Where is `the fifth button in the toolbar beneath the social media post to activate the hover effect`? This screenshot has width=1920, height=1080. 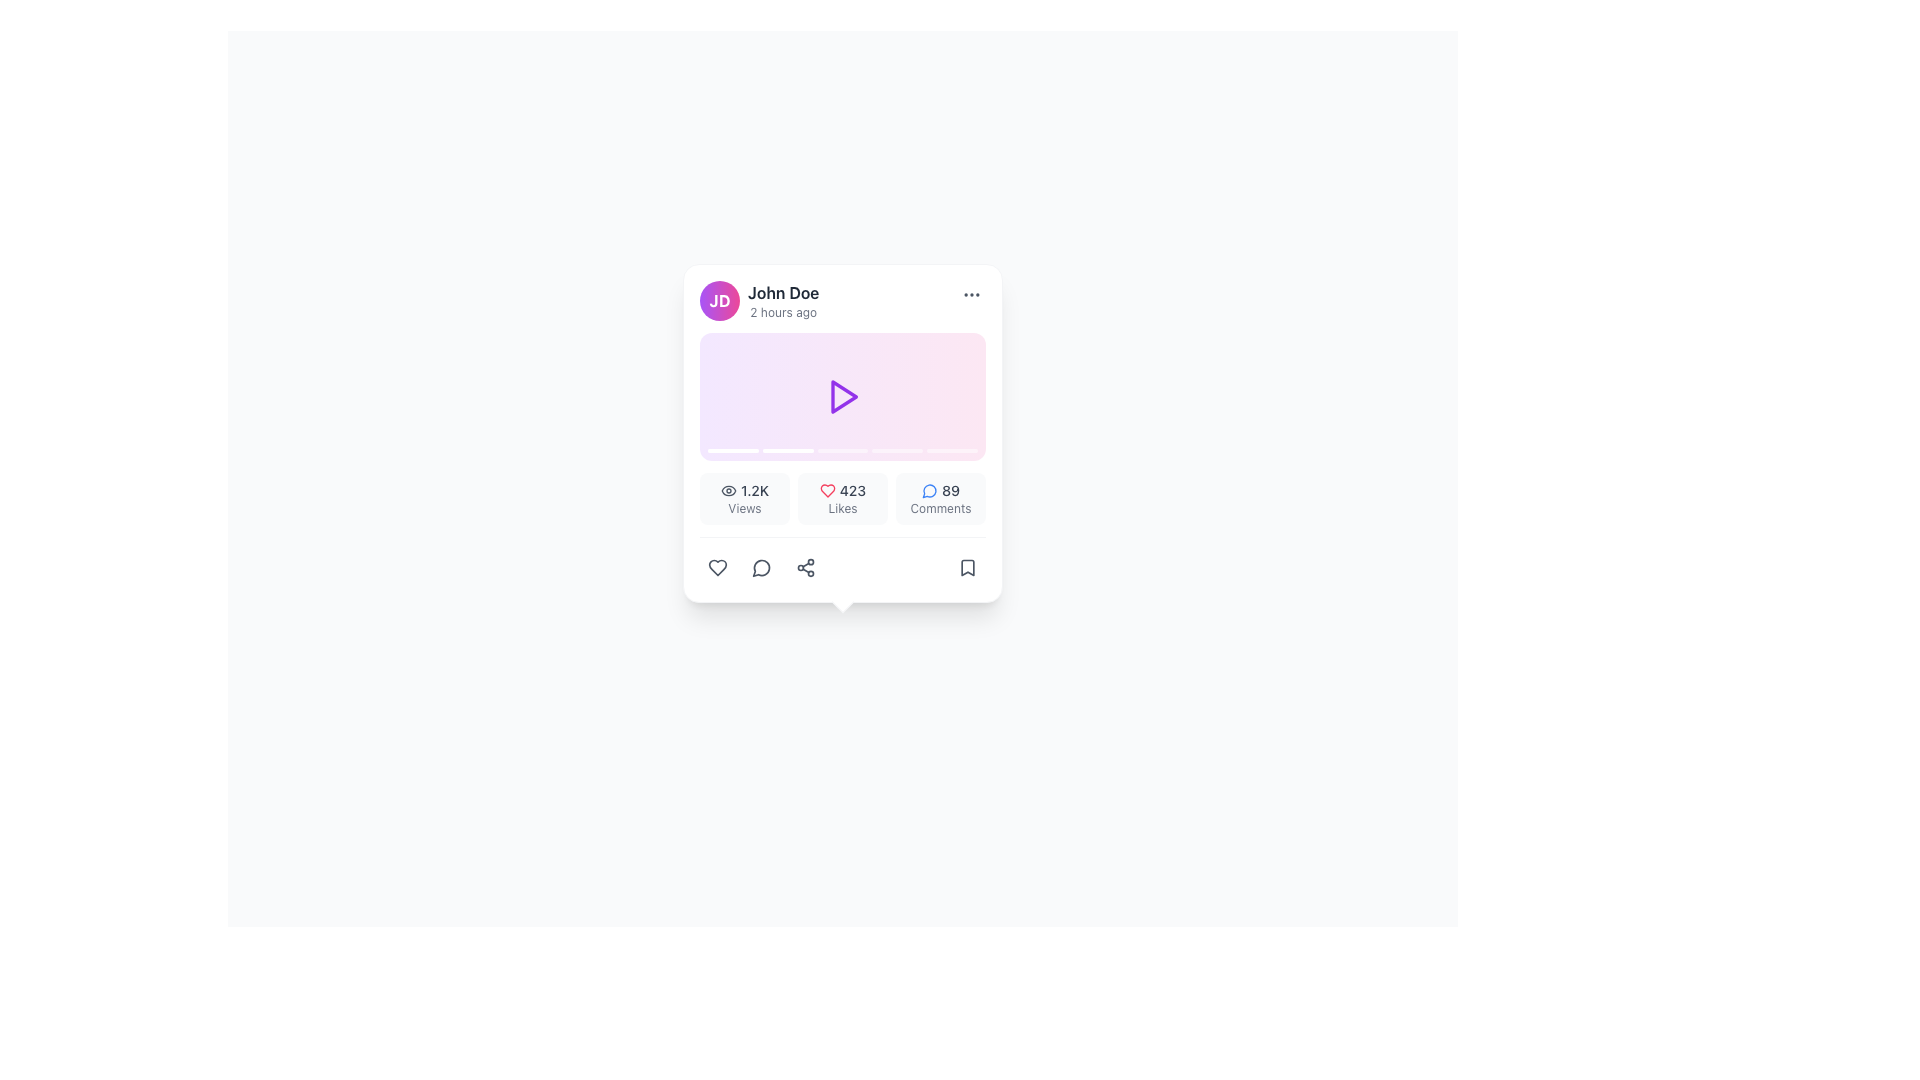
the fifth button in the toolbar beneath the social media post to activate the hover effect is located at coordinates (968, 567).